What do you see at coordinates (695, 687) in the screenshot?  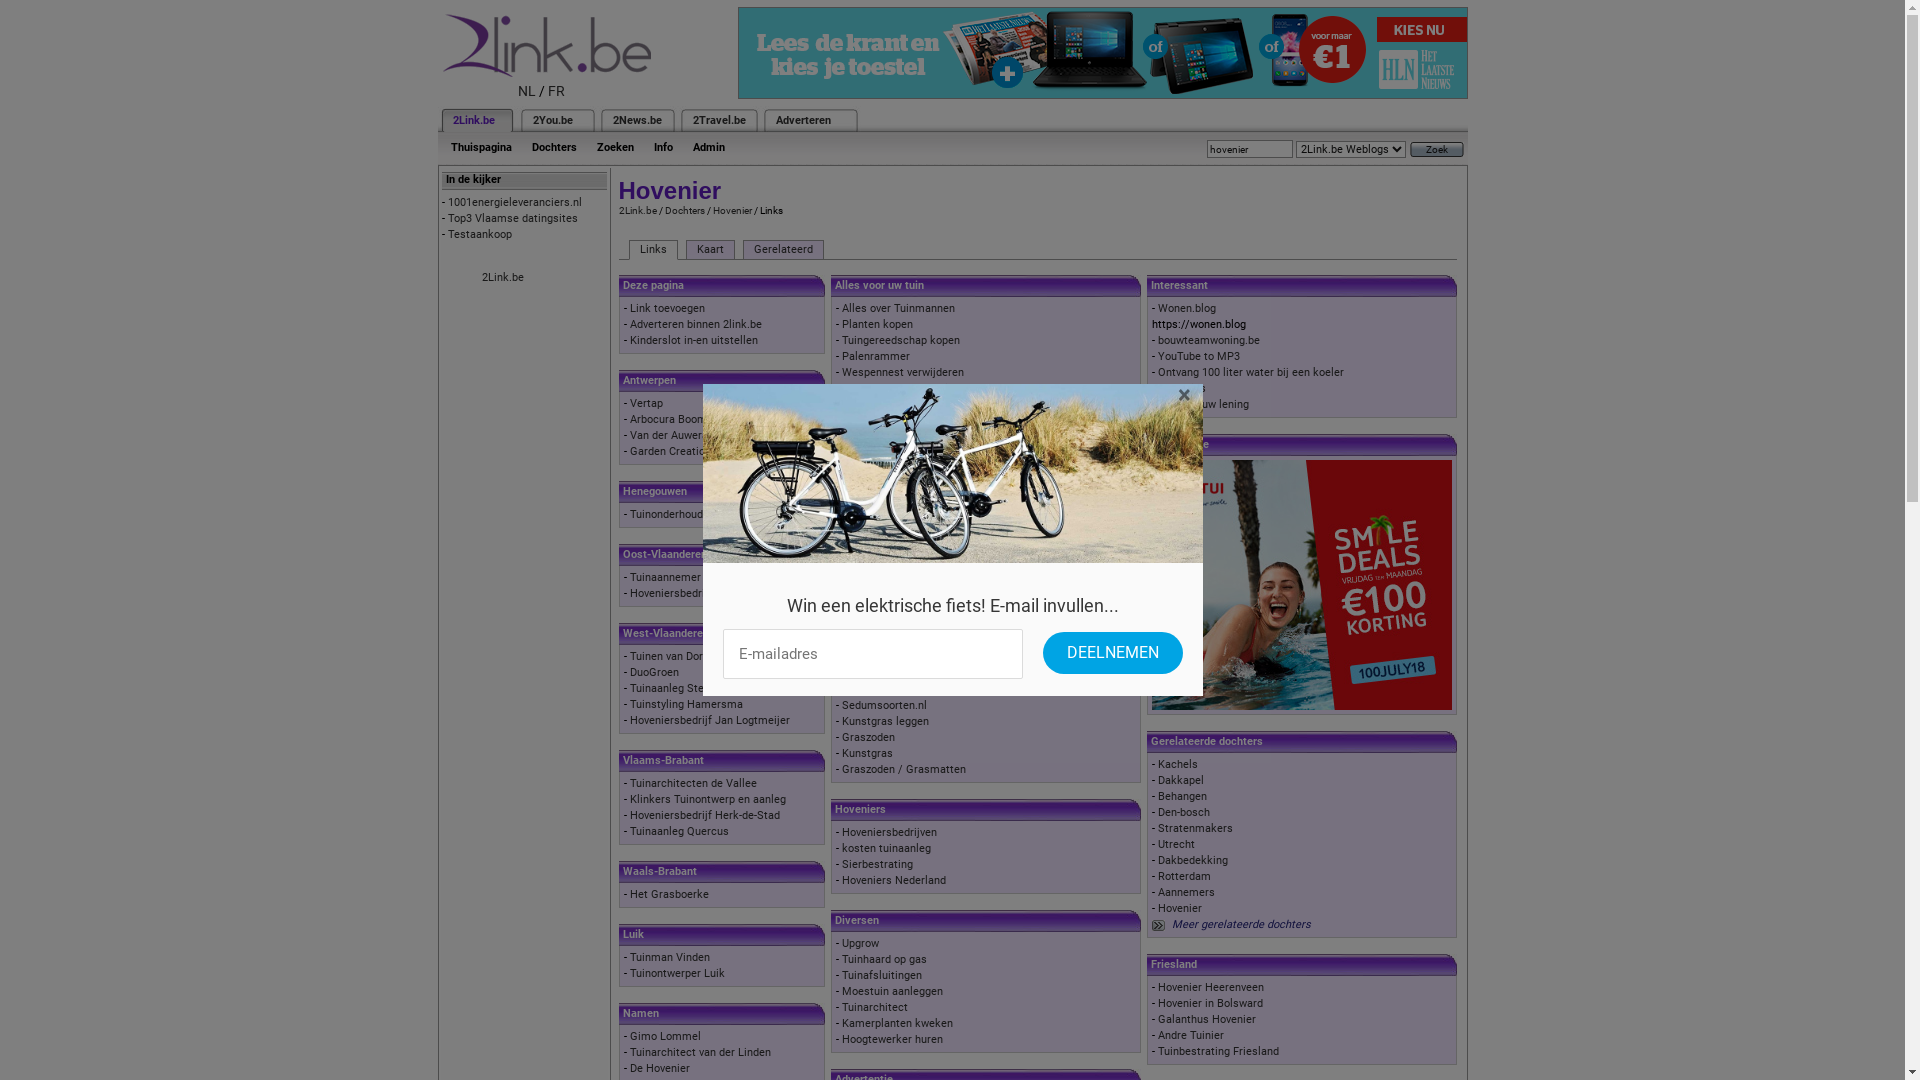 I see `'Tuinaanleg Stephan Boute'` at bounding box center [695, 687].